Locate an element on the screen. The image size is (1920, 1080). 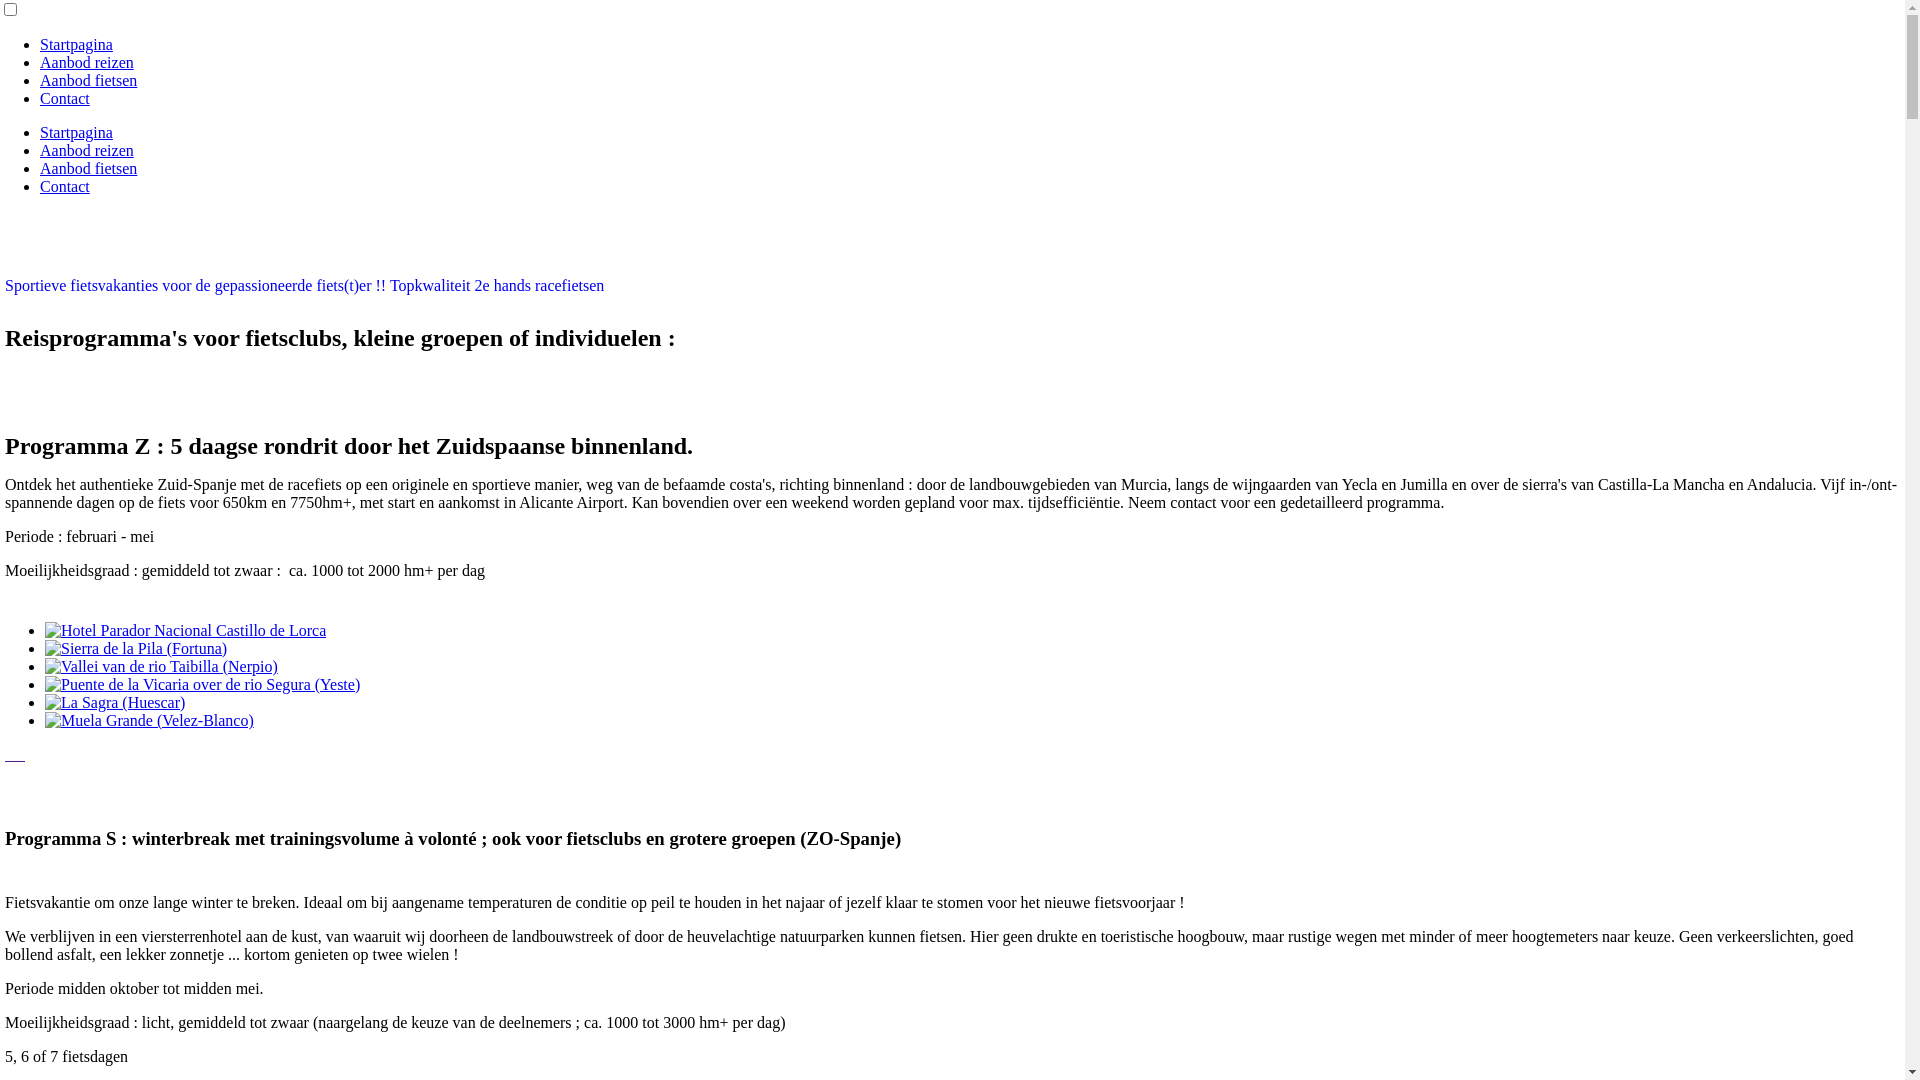
'Contact' is located at coordinates (65, 98).